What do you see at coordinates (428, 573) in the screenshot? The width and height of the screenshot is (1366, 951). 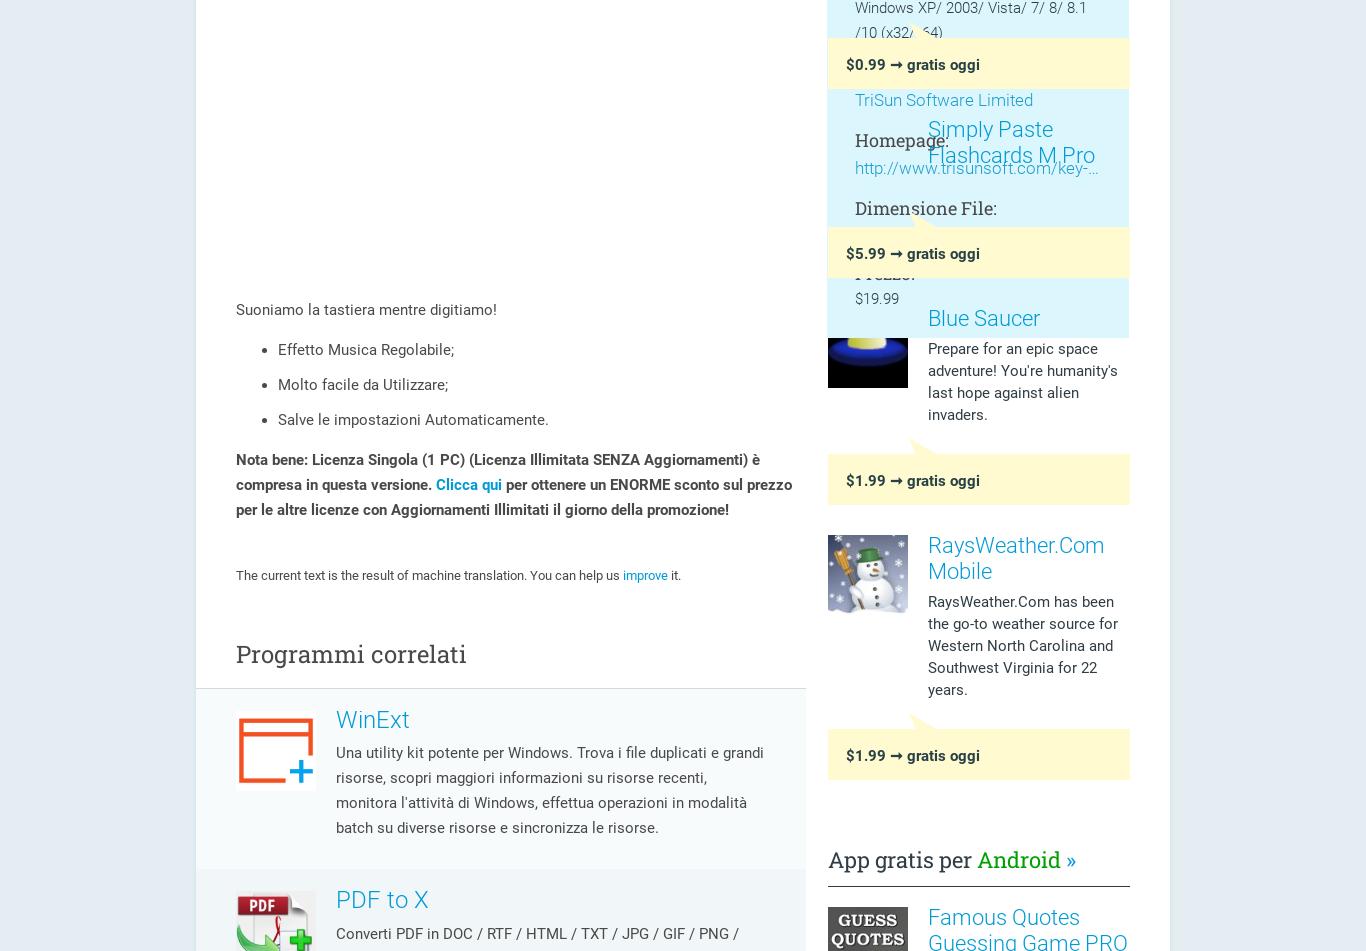 I see `'The current text is the result of machine translation. You can help us'` at bounding box center [428, 573].